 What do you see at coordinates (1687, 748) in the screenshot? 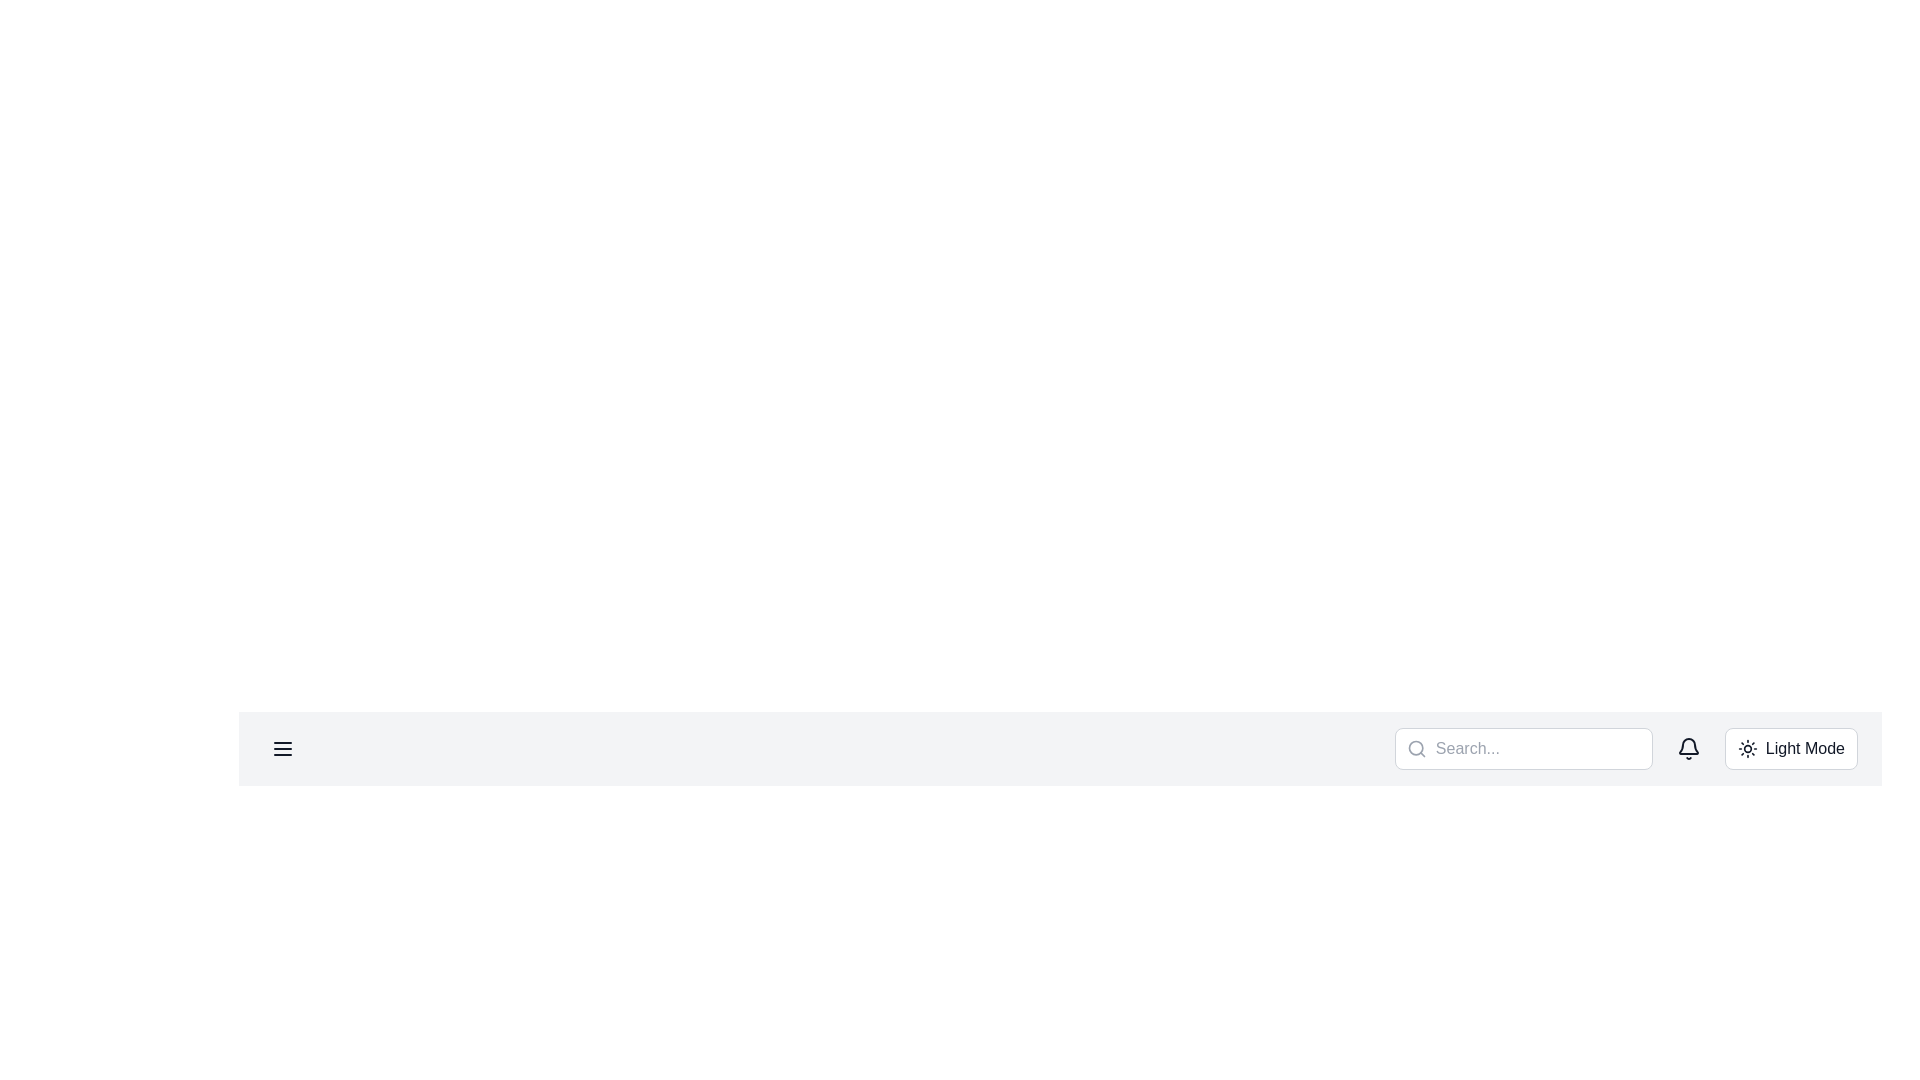
I see `the bell icon located at the right end of the horizontal navigation bar` at bounding box center [1687, 748].